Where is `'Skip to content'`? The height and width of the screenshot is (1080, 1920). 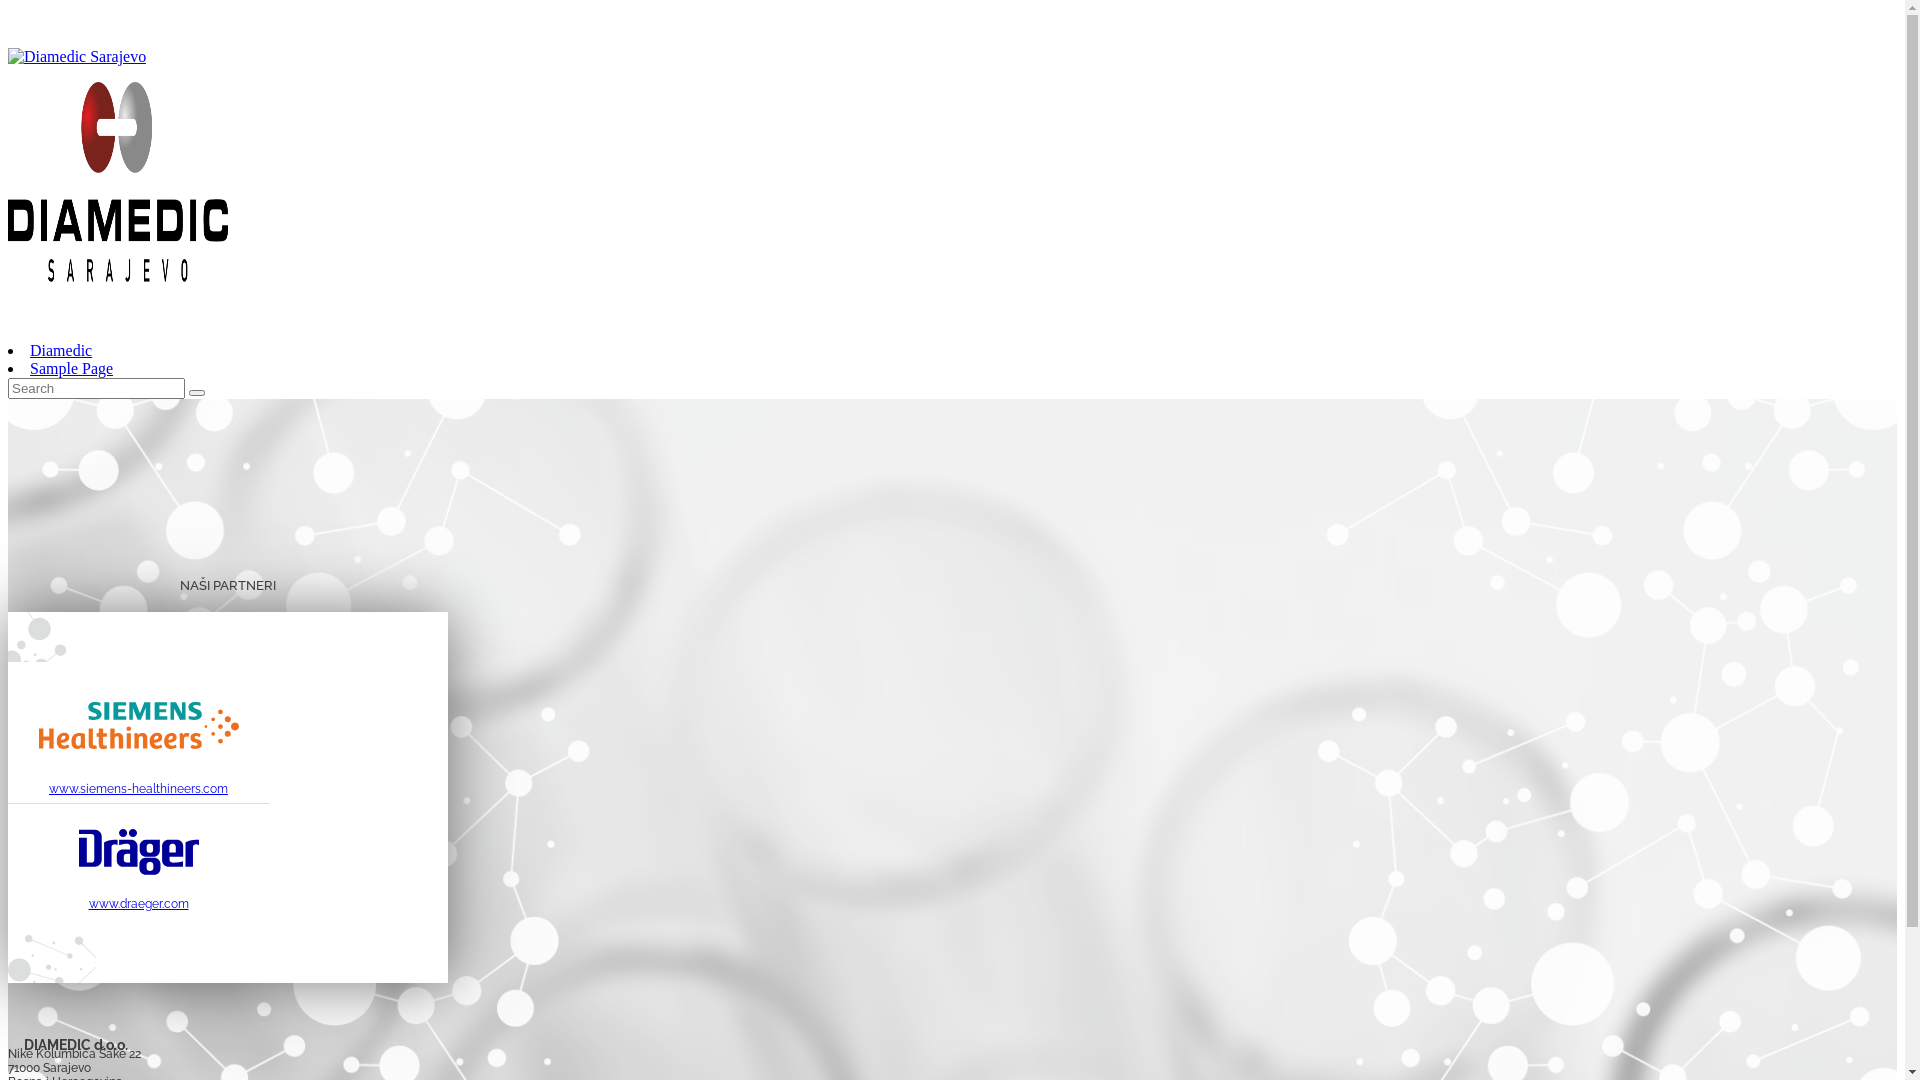 'Skip to content' is located at coordinates (7, 7).